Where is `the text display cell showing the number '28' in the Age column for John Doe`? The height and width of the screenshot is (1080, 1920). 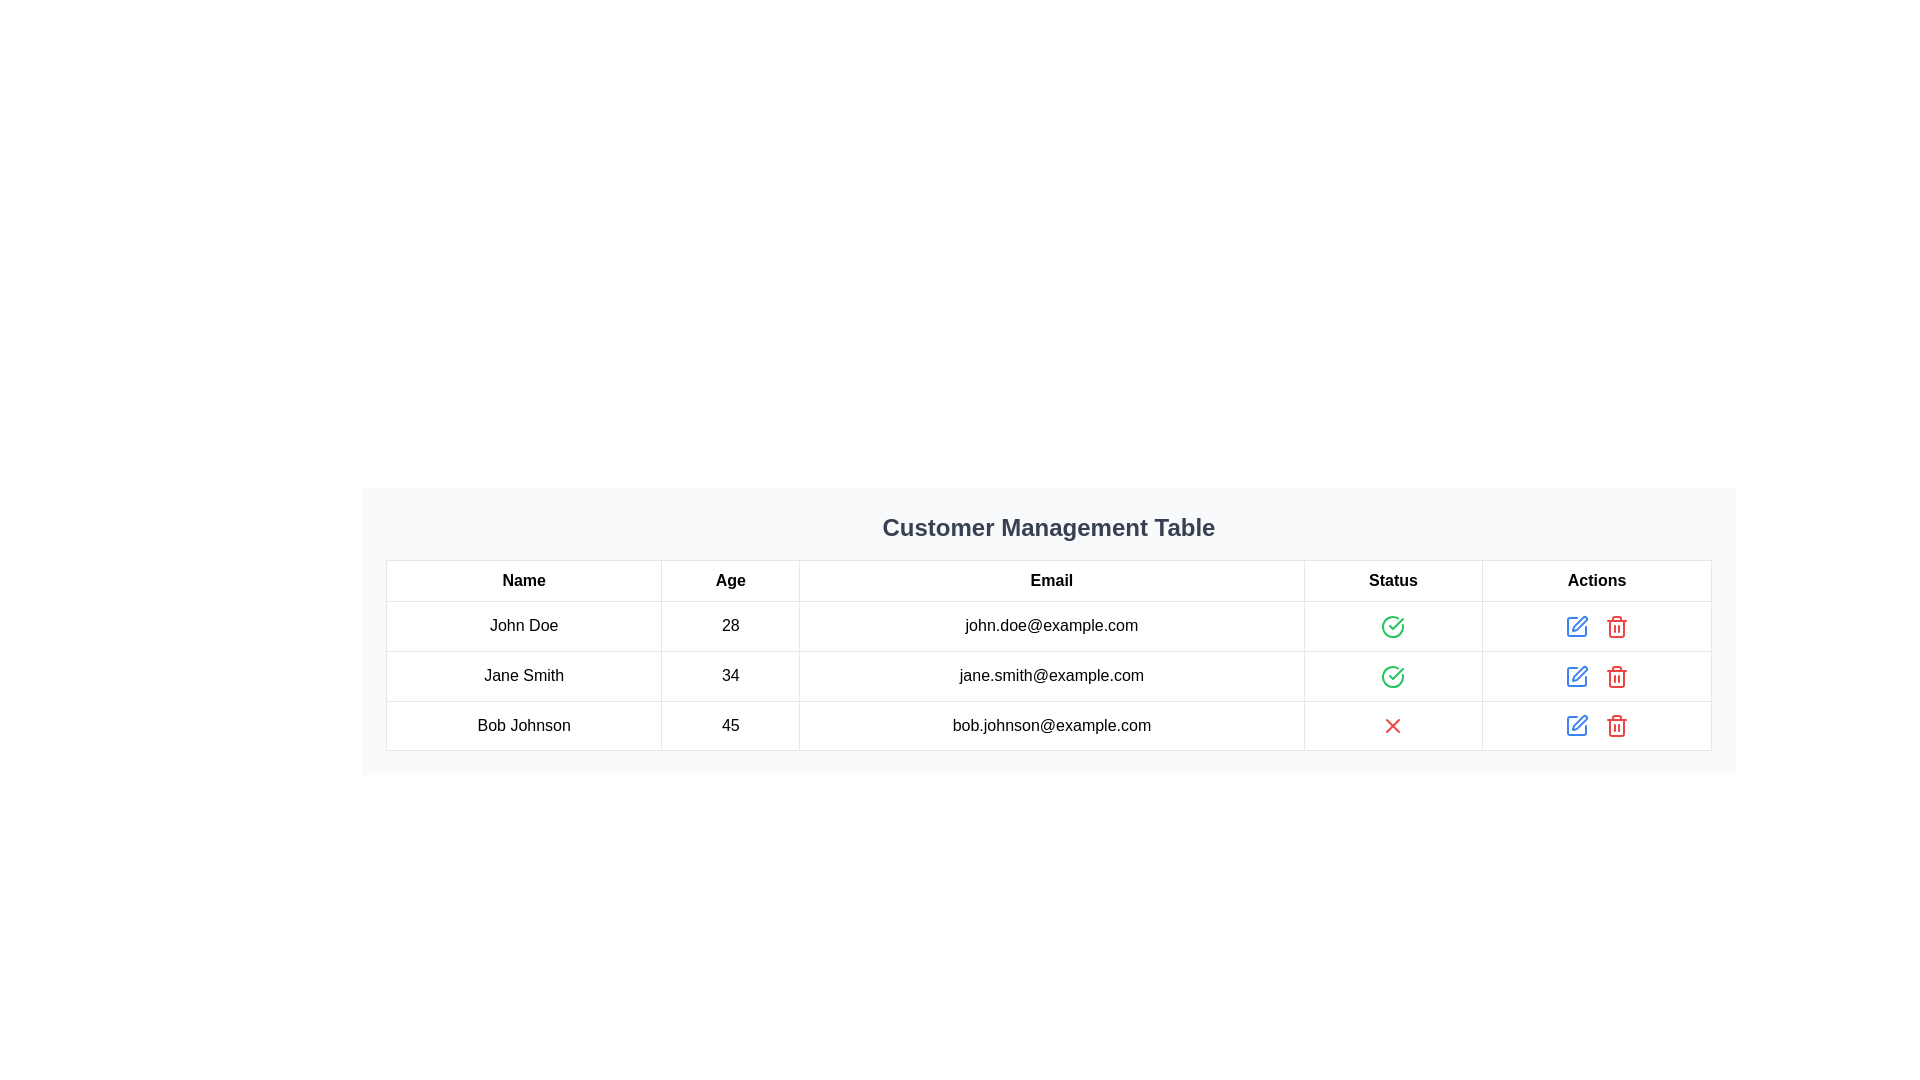 the text display cell showing the number '28' in the Age column for John Doe is located at coordinates (729, 625).